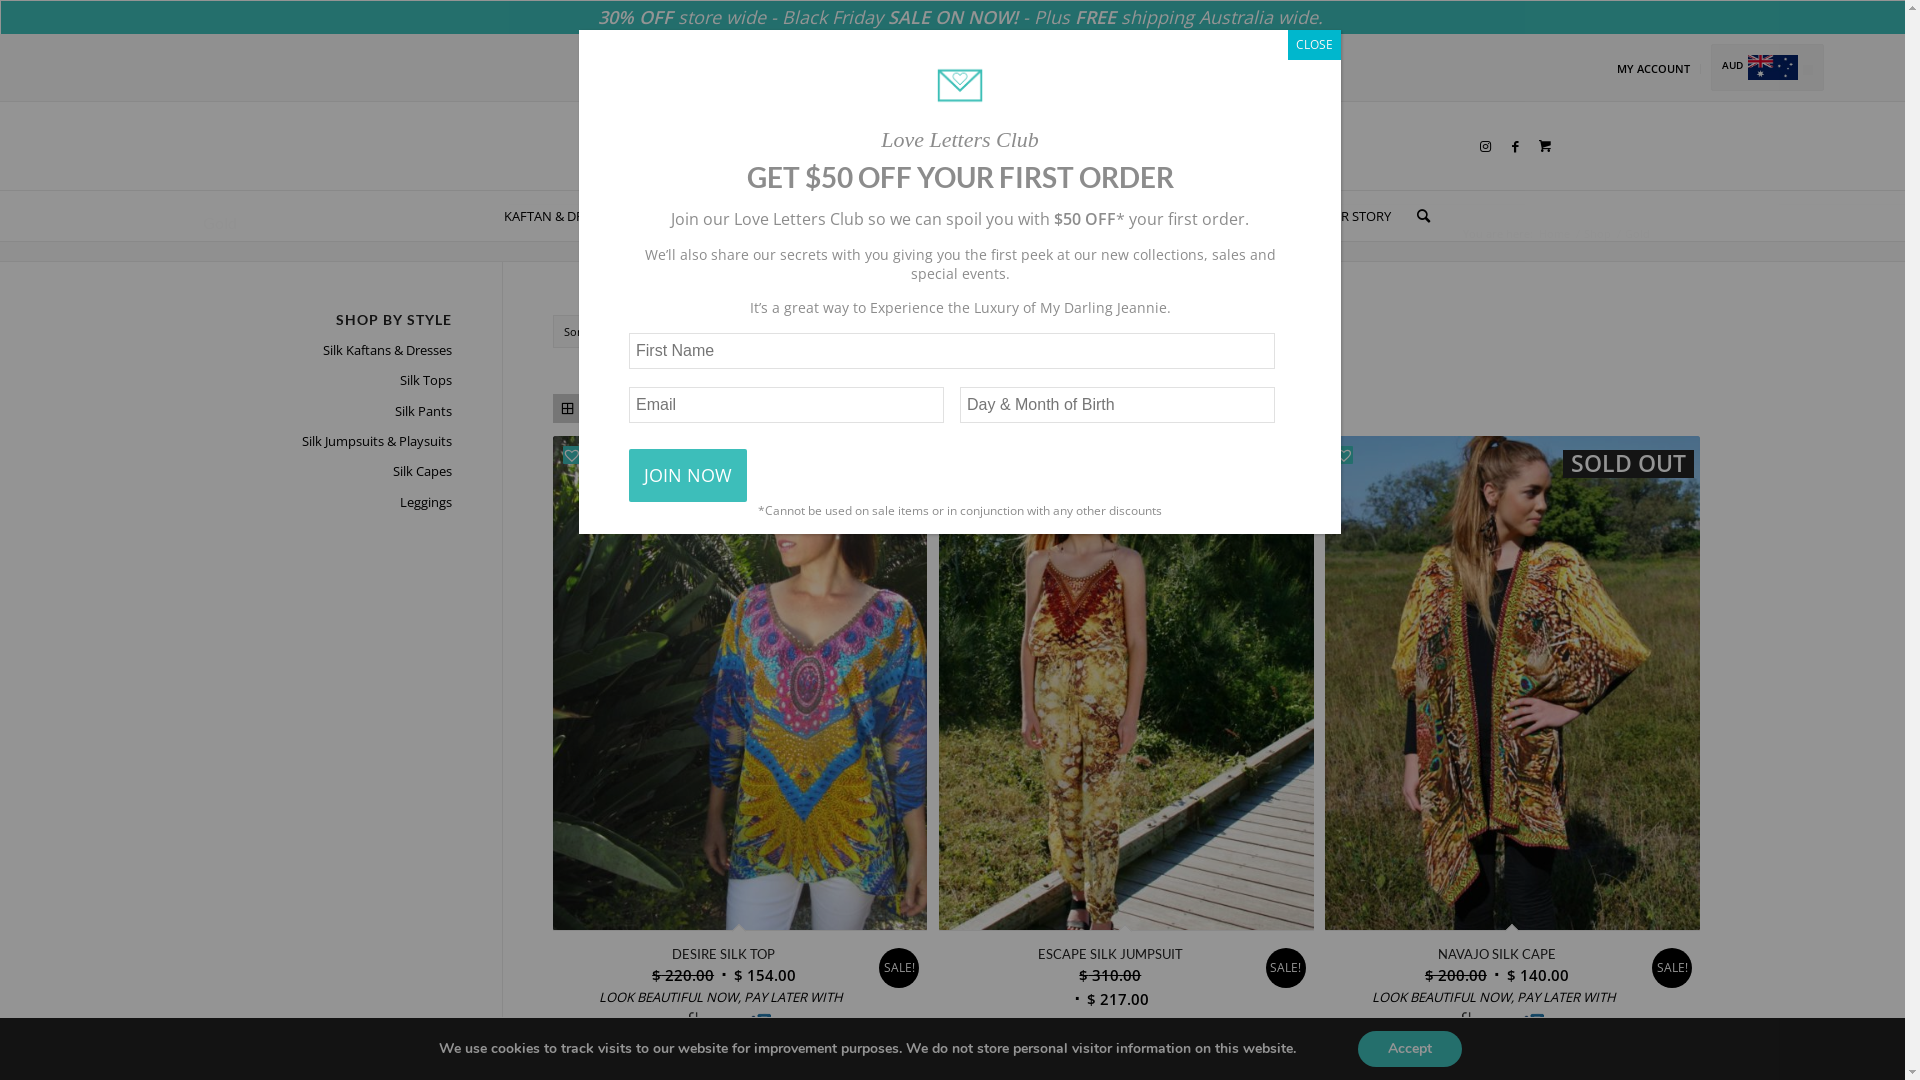 The height and width of the screenshot is (1080, 1920). What do you see at coordinates (326, 350) in the screenshot?
I see `'Silk Kaftans & Dresses'` at bounding box center [326, 350].